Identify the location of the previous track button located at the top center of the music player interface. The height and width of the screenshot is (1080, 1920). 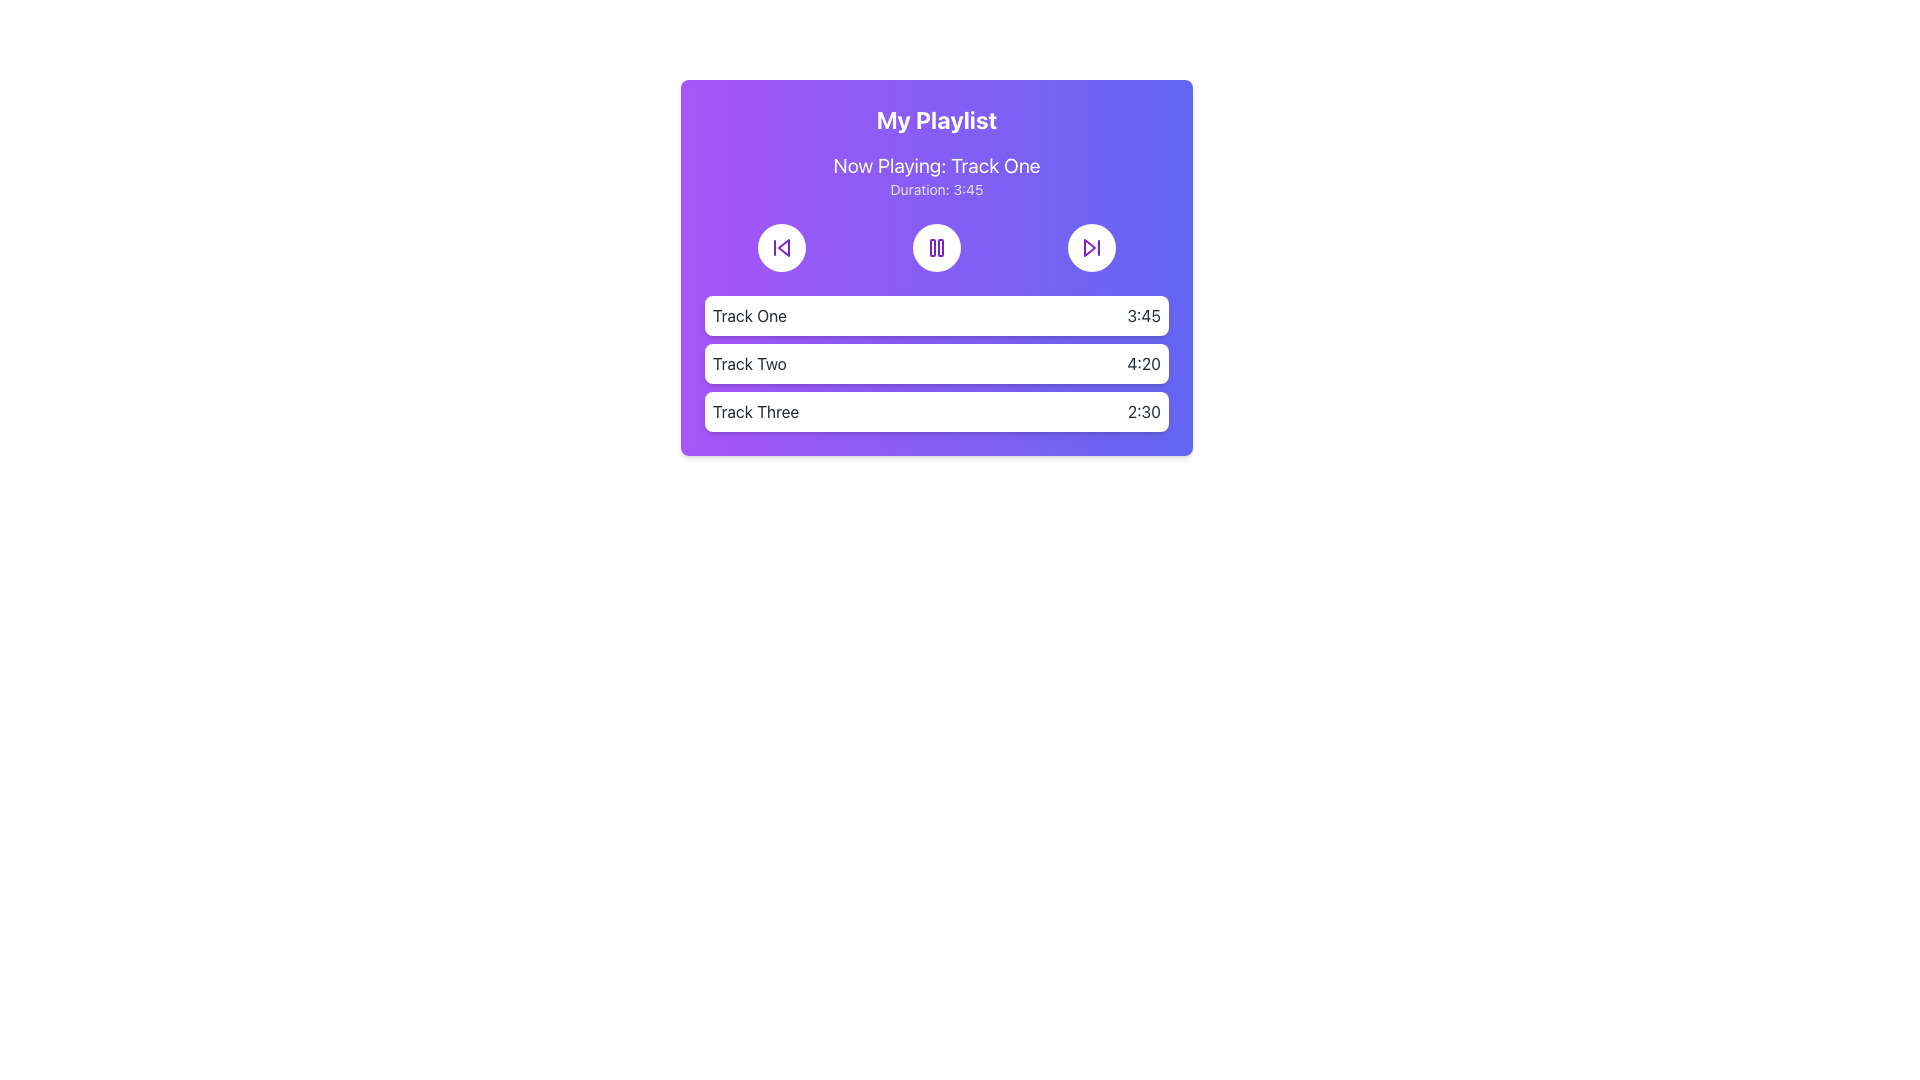
(781, 246).